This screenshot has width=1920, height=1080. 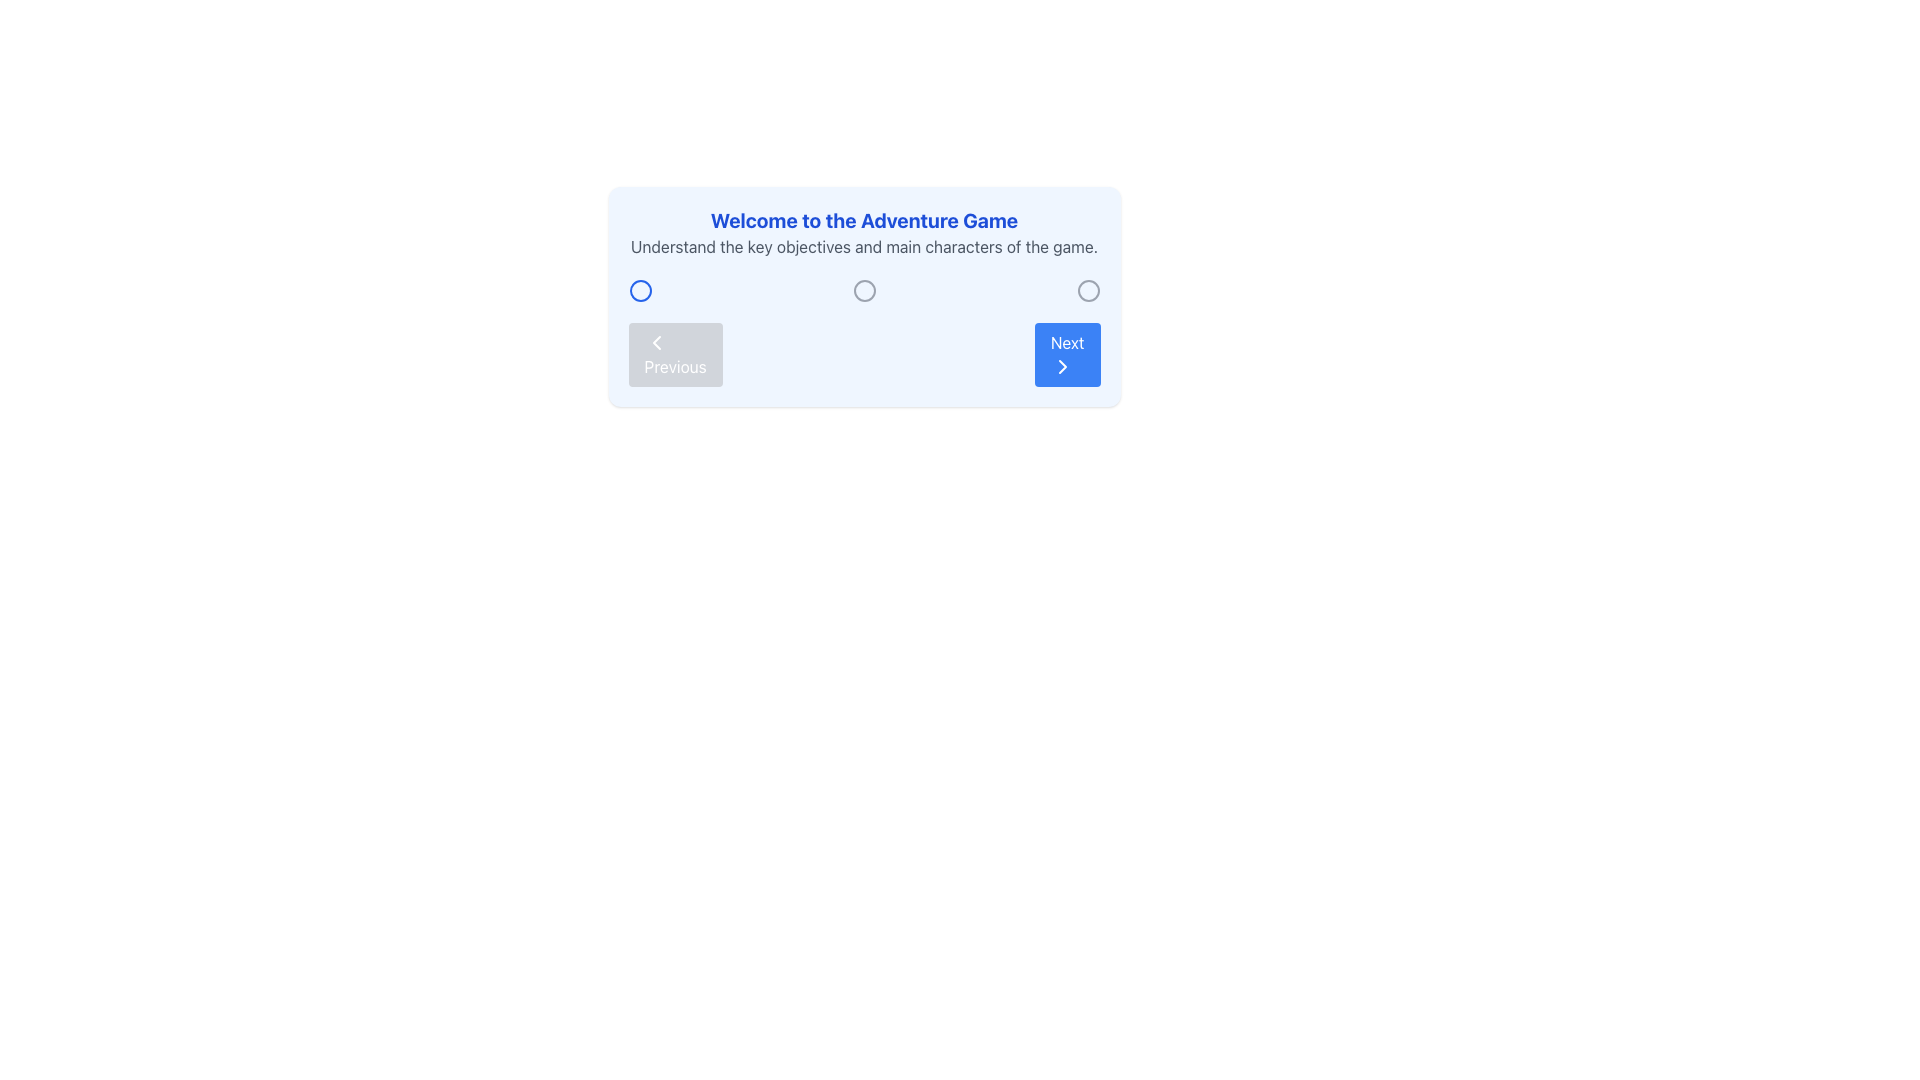 What do you see at coordinates (1061, 366) in the screenshot?
I see `the chevron-right vector icon within the 'Next' button located in the bottom-right corner of the UI panel` at bounding box center [1061, 366].